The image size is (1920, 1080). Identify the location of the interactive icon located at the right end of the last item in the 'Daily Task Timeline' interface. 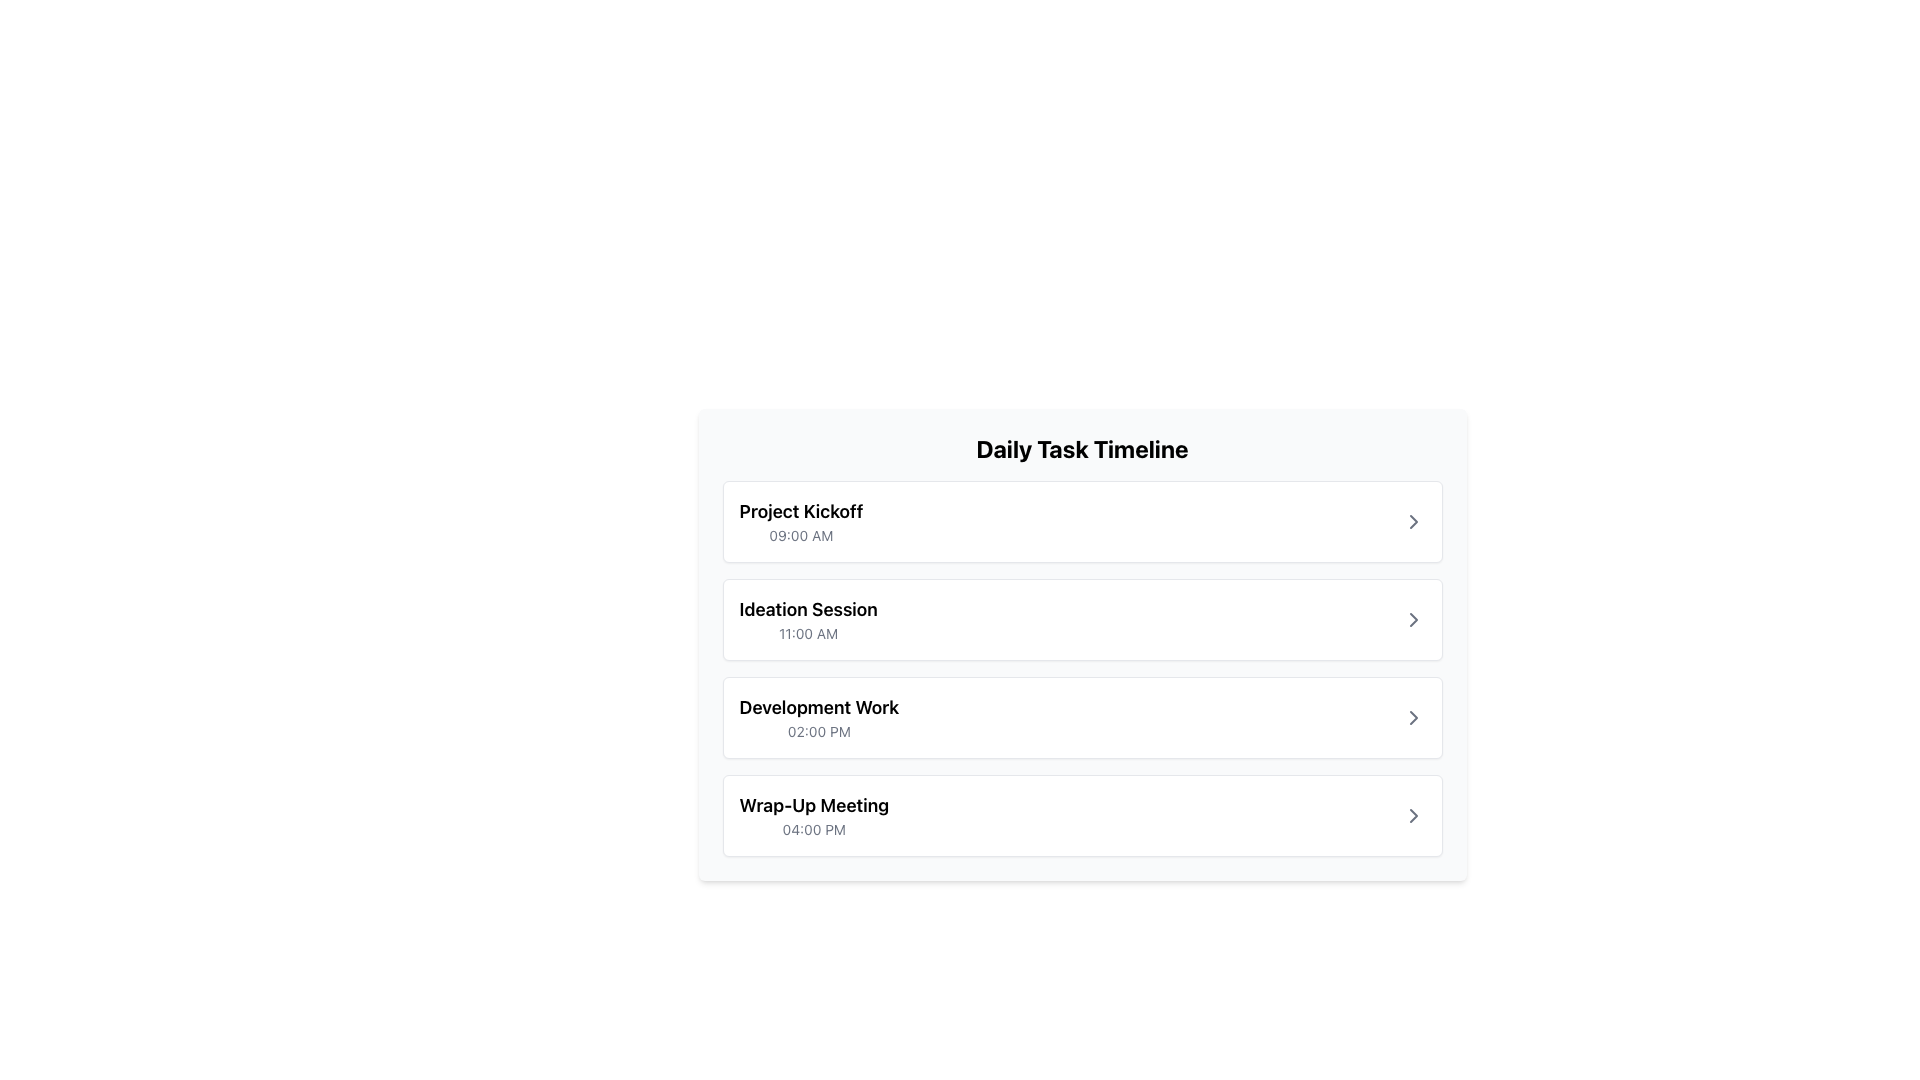
(1412, 816).